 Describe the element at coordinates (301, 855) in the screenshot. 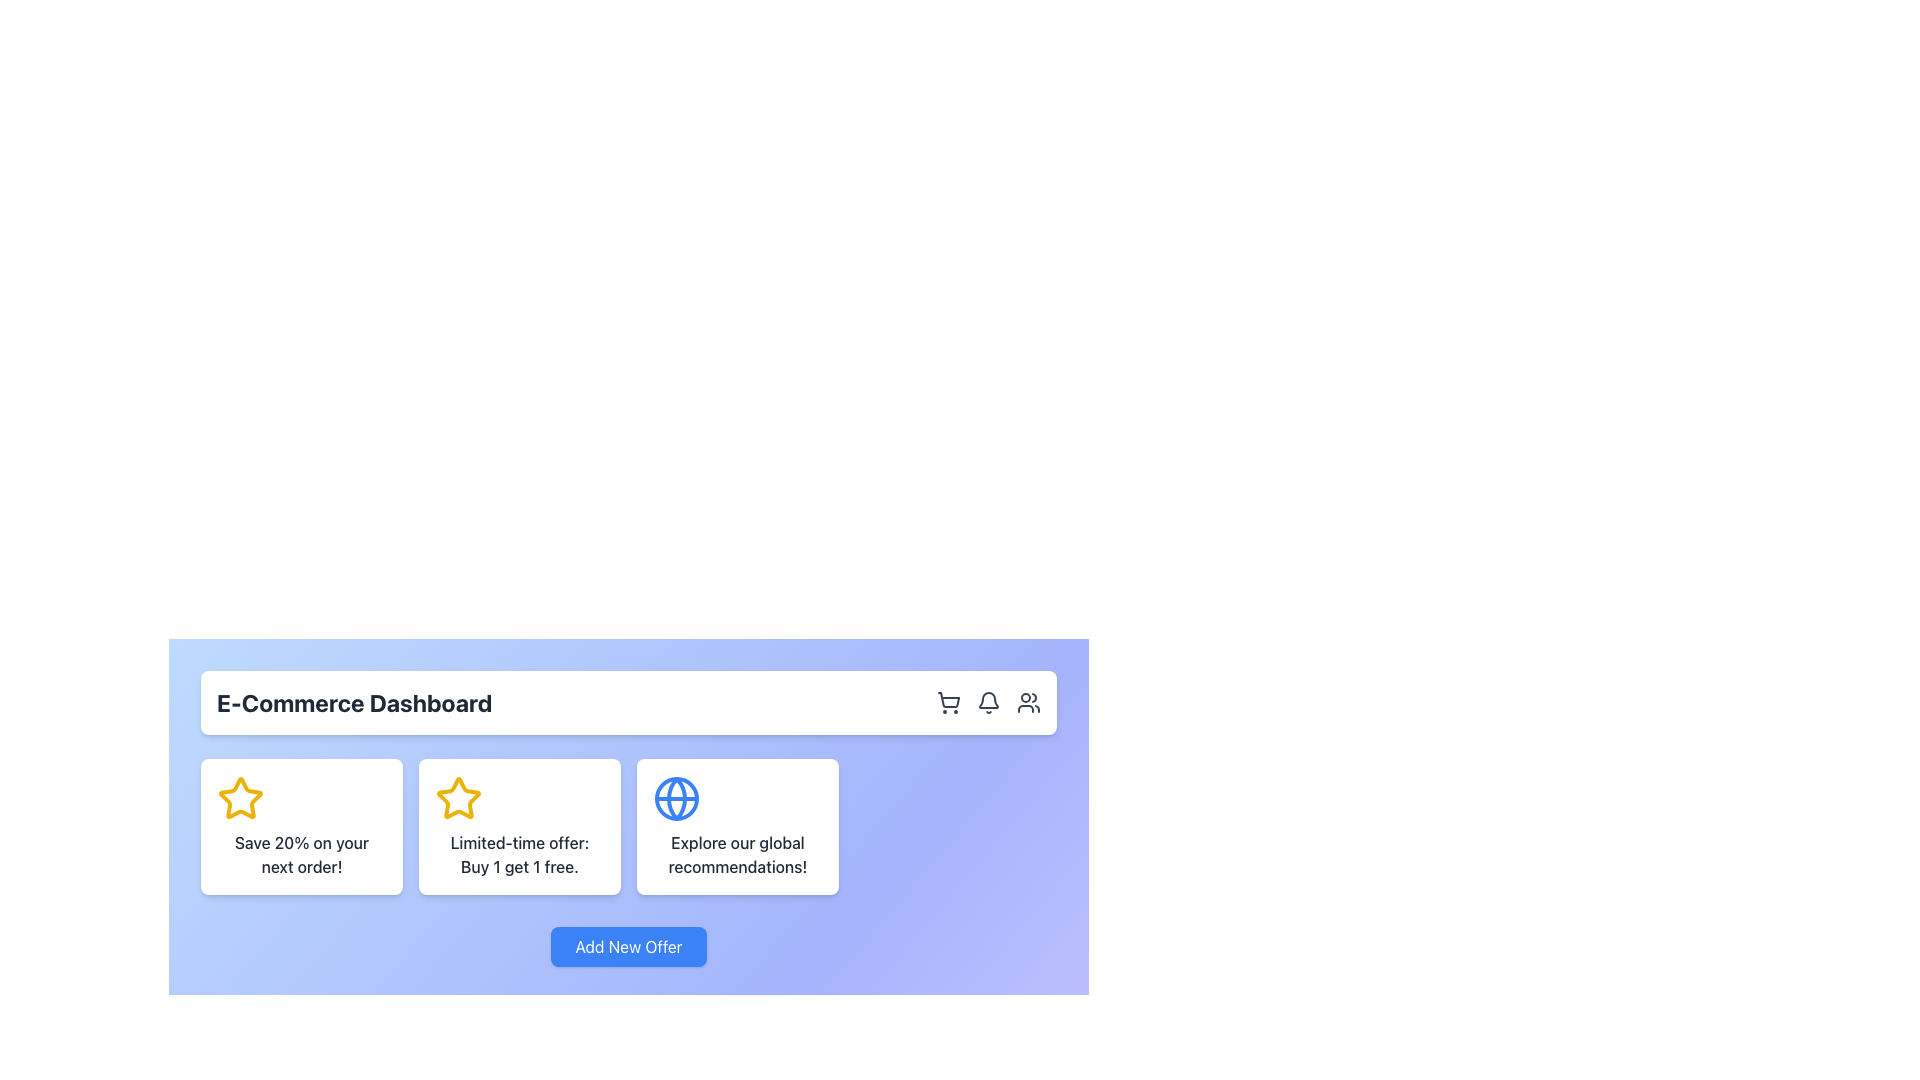

I see `the promotional text displaying 'Save 20% on your next order!' which is located at the bottom section of the first card in a horizontal card group` at that location.